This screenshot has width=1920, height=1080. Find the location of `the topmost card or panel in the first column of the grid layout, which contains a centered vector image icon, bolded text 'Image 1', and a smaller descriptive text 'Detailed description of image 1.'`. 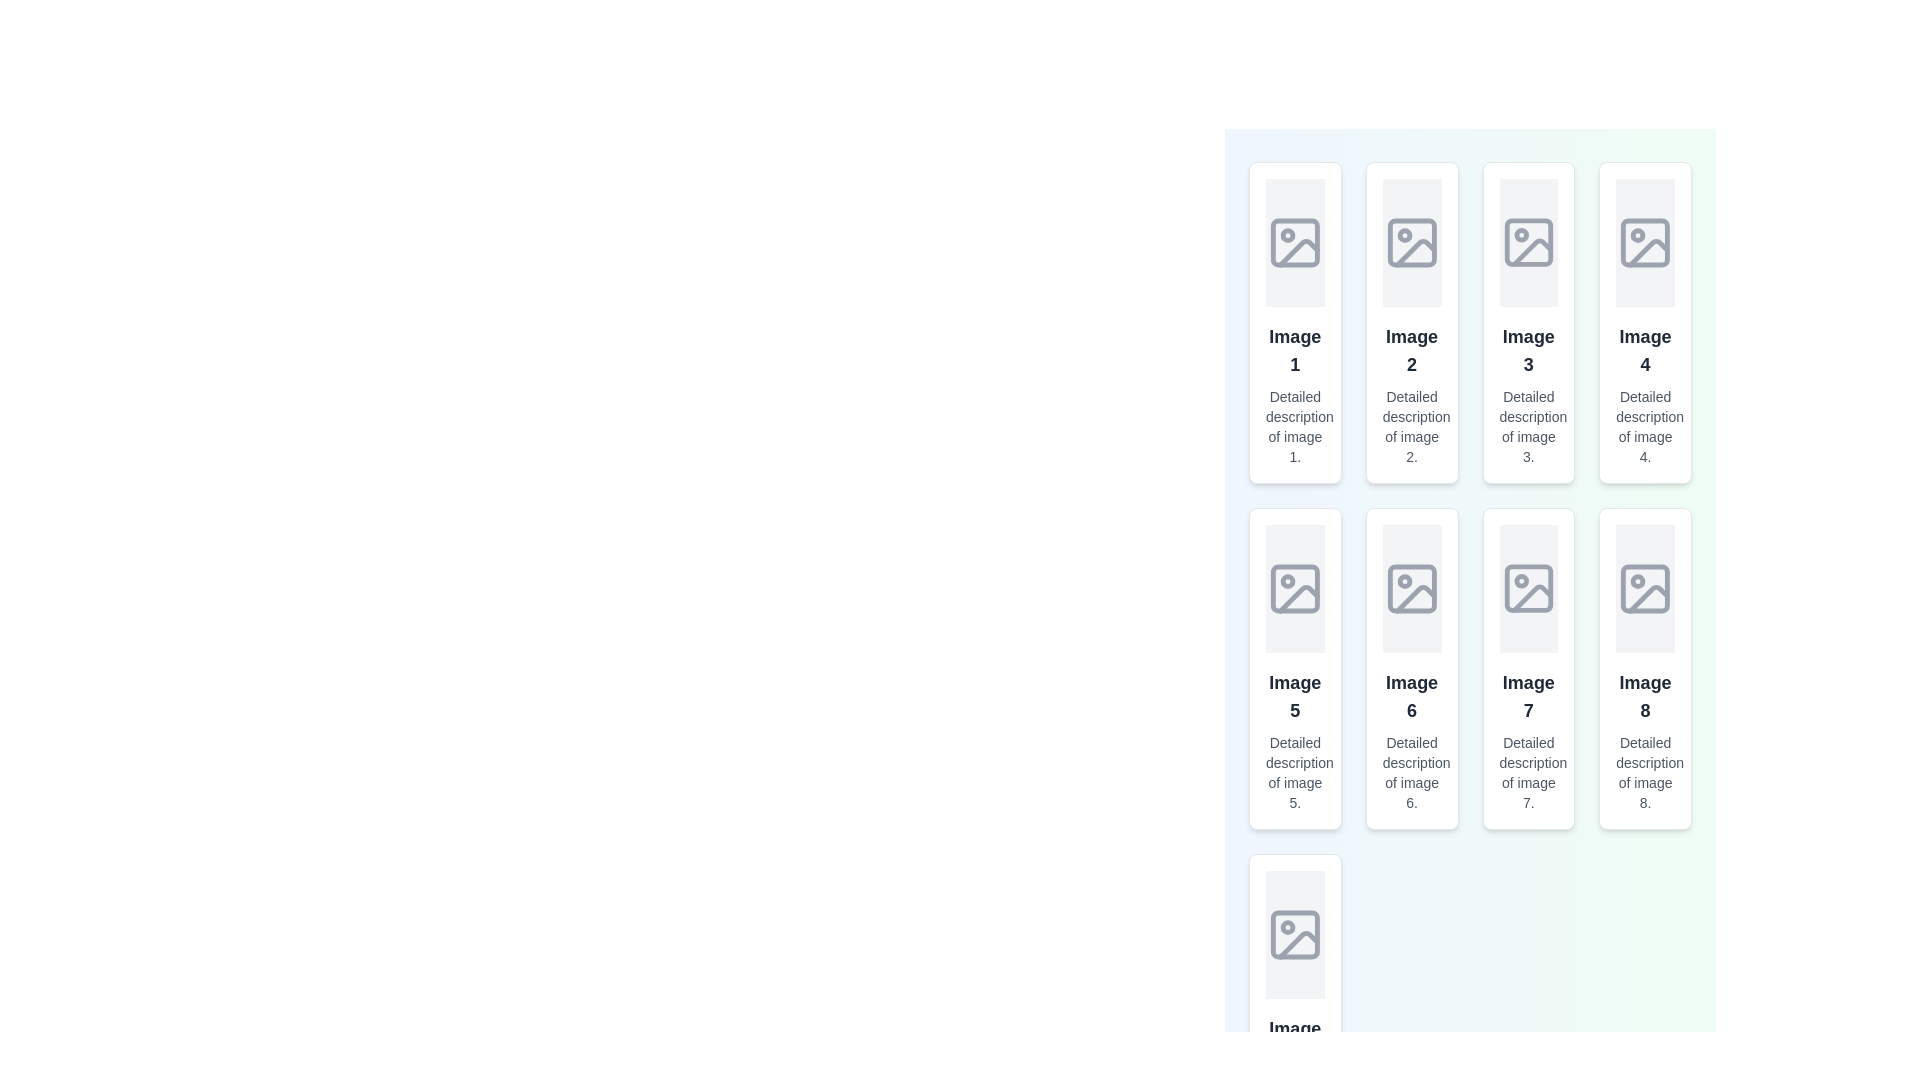

the topmost card or panel in the first column of the grid layout, which contains a centered vector image icon, bolded text 'Image 1', and a smaller descriptive text 'Detailed description of image 1.' is located at coordinates (1295, 322).